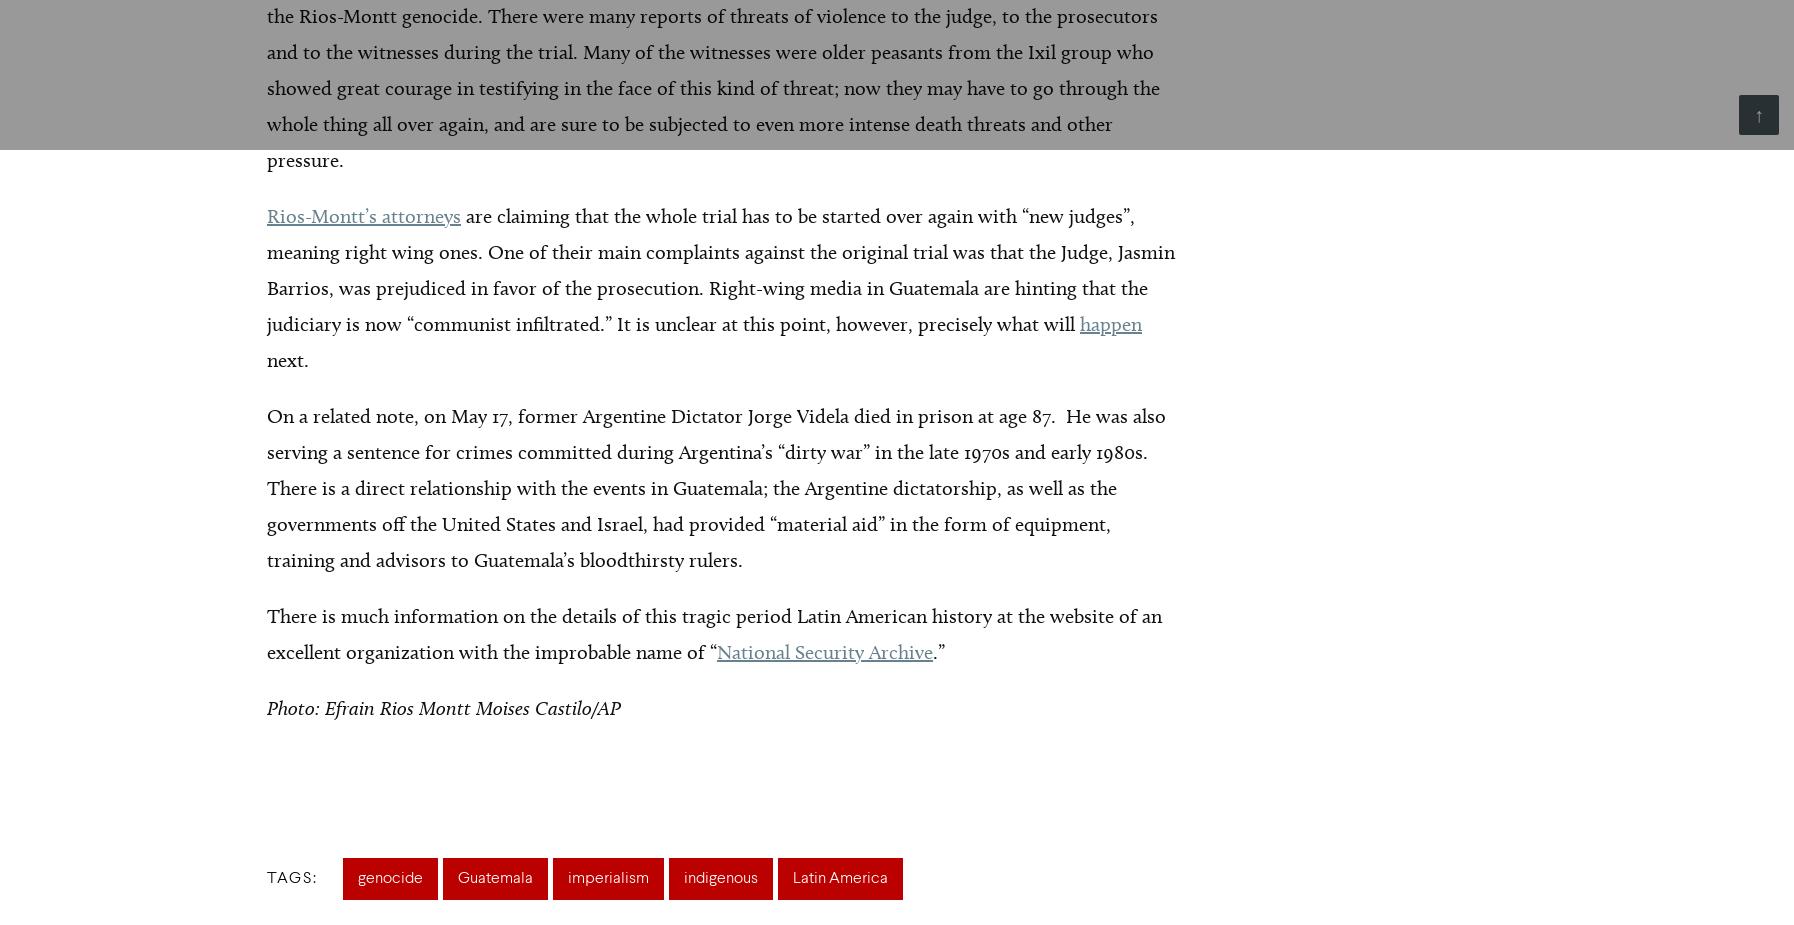 Image resolution: width=1794 pixels, height=925 pixels. I want to click on 'Guatemala', so click(495, 879).